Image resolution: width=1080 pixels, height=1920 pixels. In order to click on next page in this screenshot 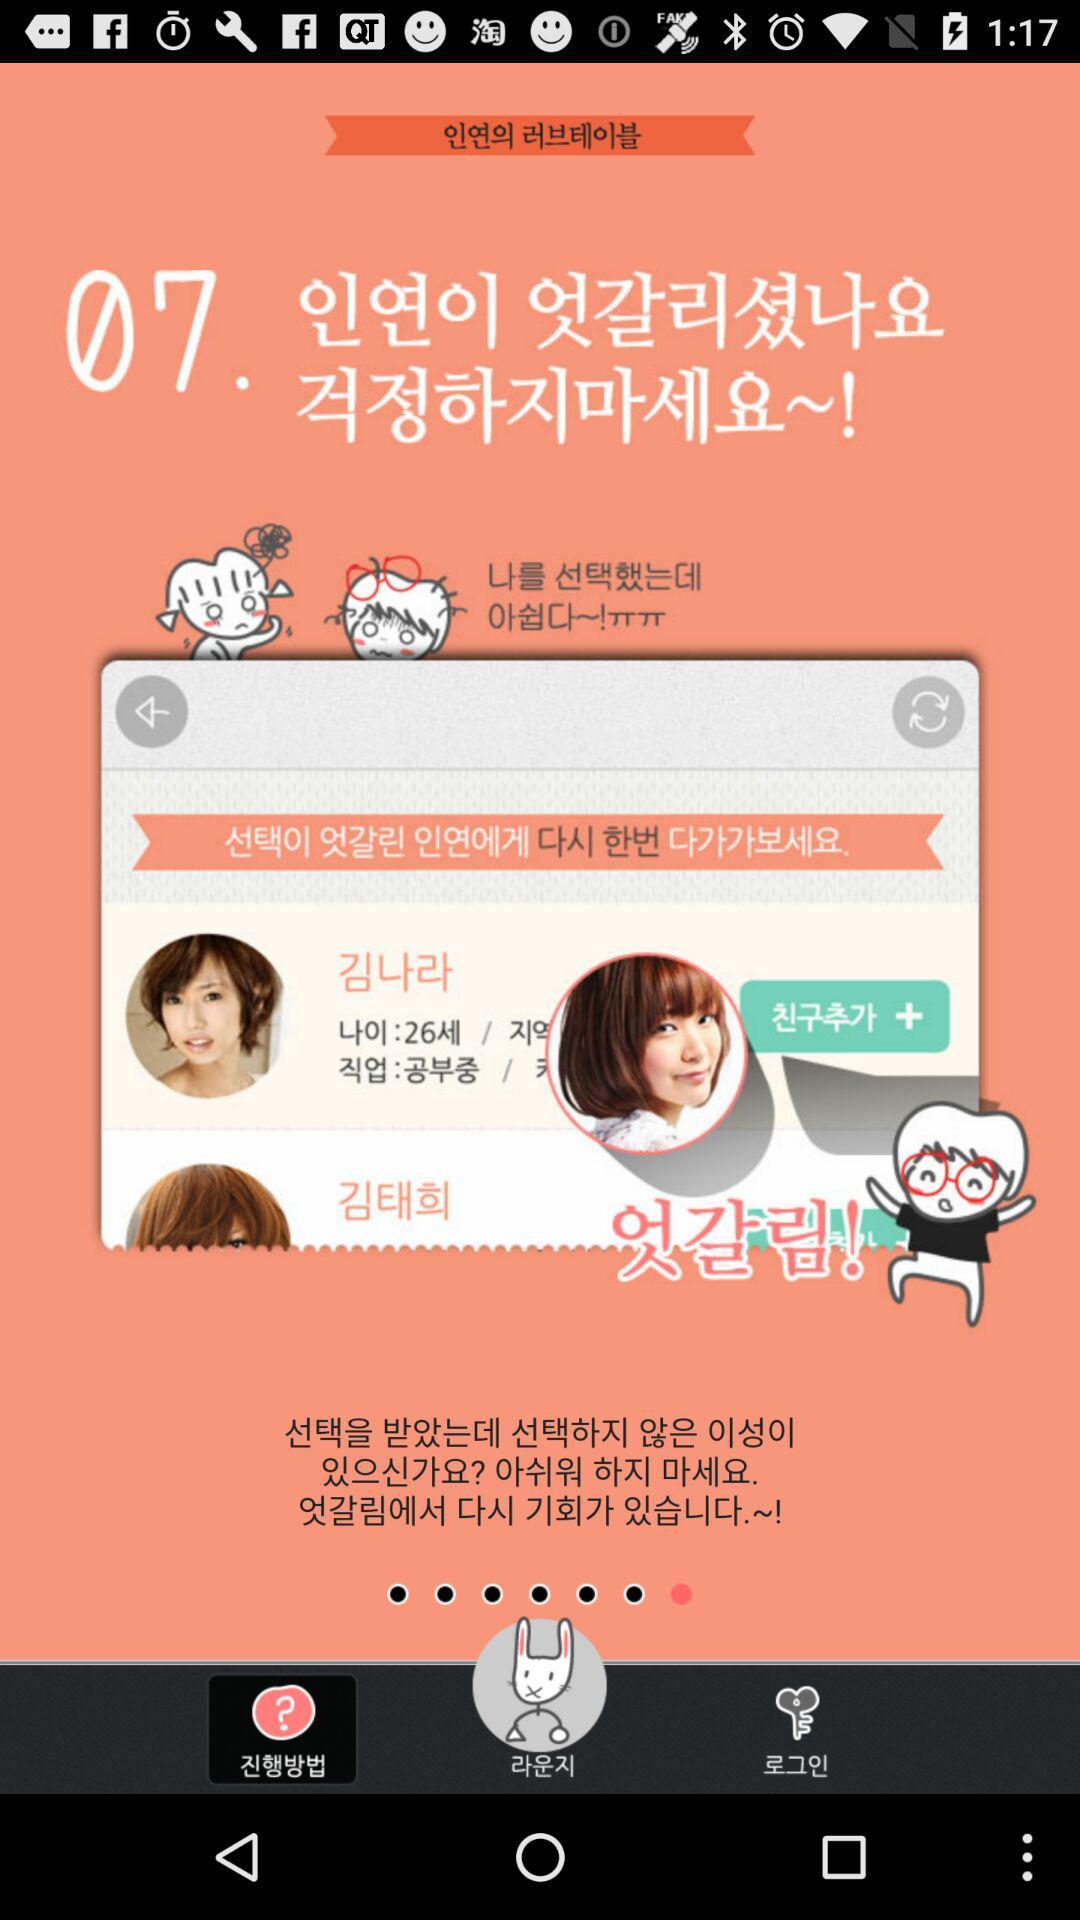, I will do `click(444, 1593)`.